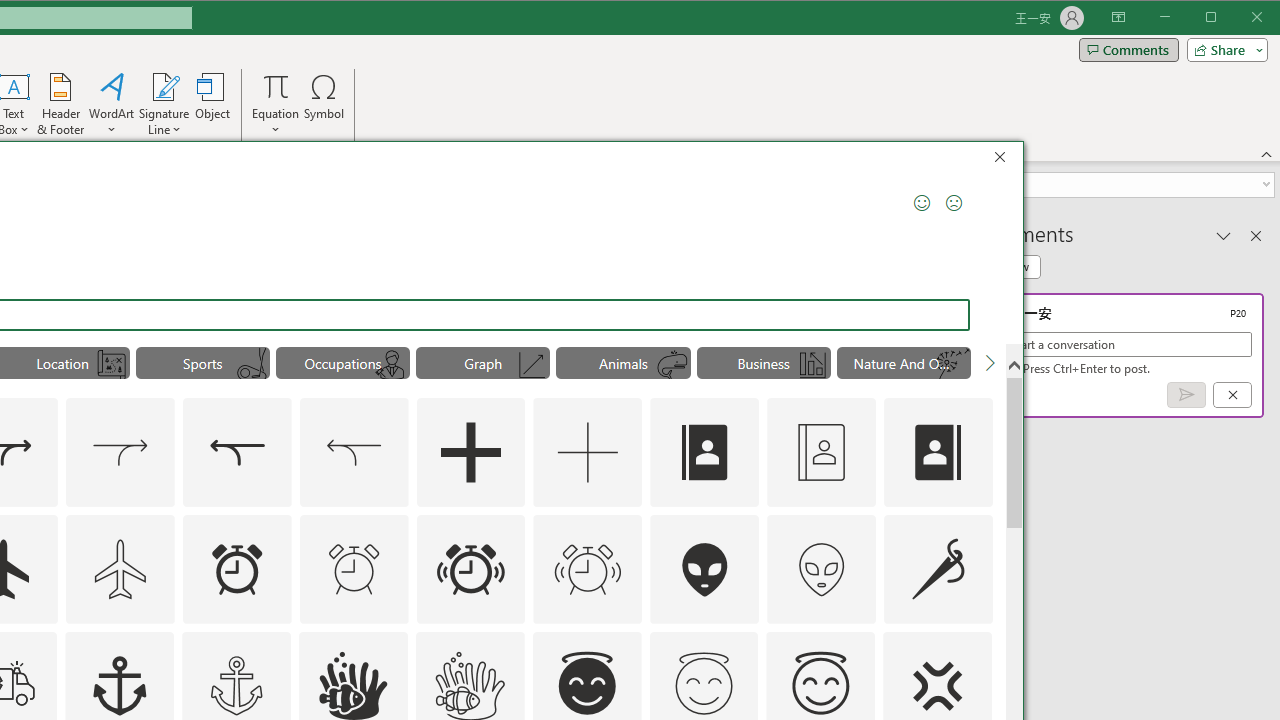 The image size is (1280, 720). What do you see at coordinates (274, 104) in the screenshot?
I see `'Equation'` at bounding box center [274, 104].